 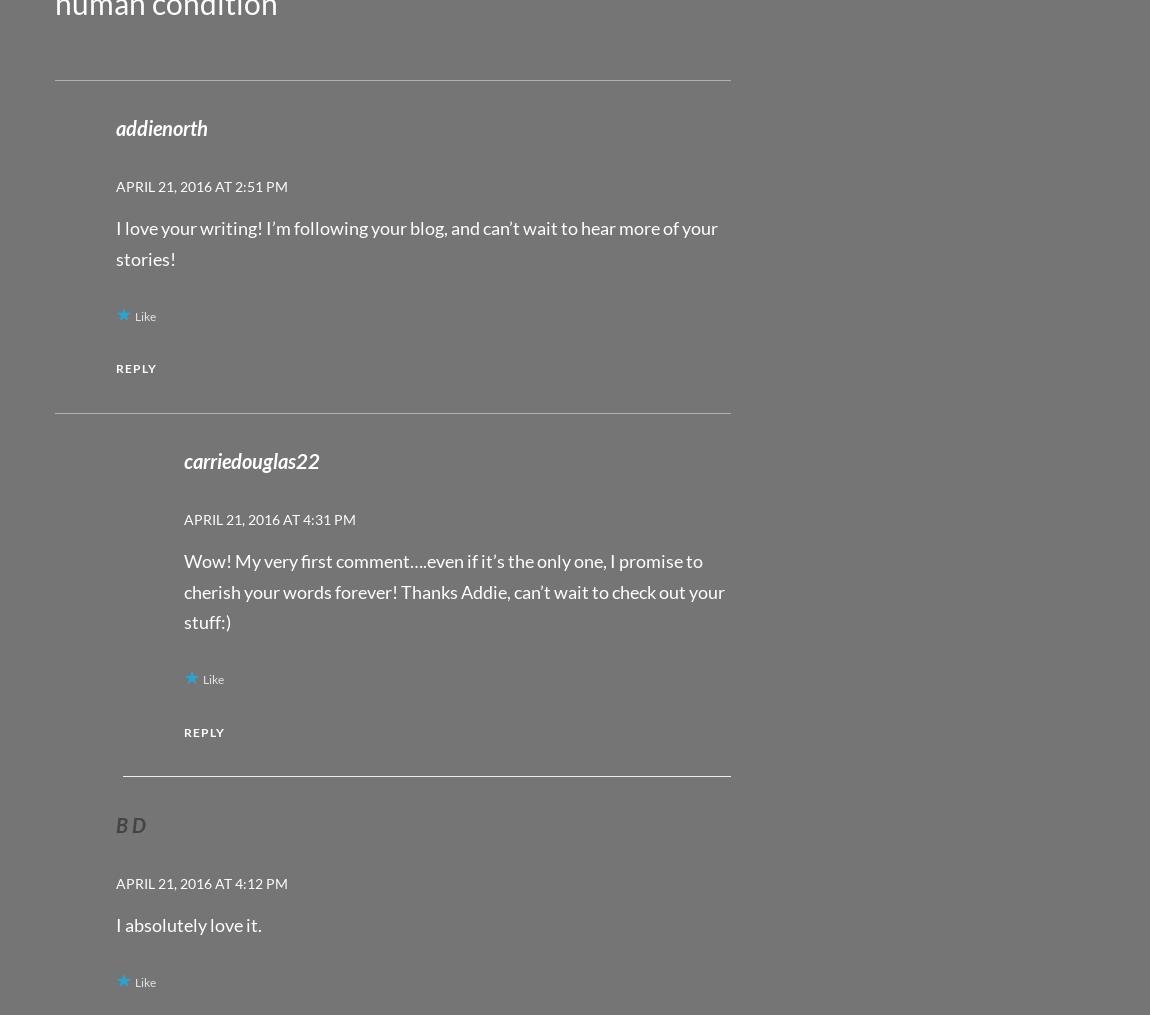 What do you see at coordinates (250, 460) in the screenshot?
I see `'carriedouglas22'` at bounding box center [250, 460].